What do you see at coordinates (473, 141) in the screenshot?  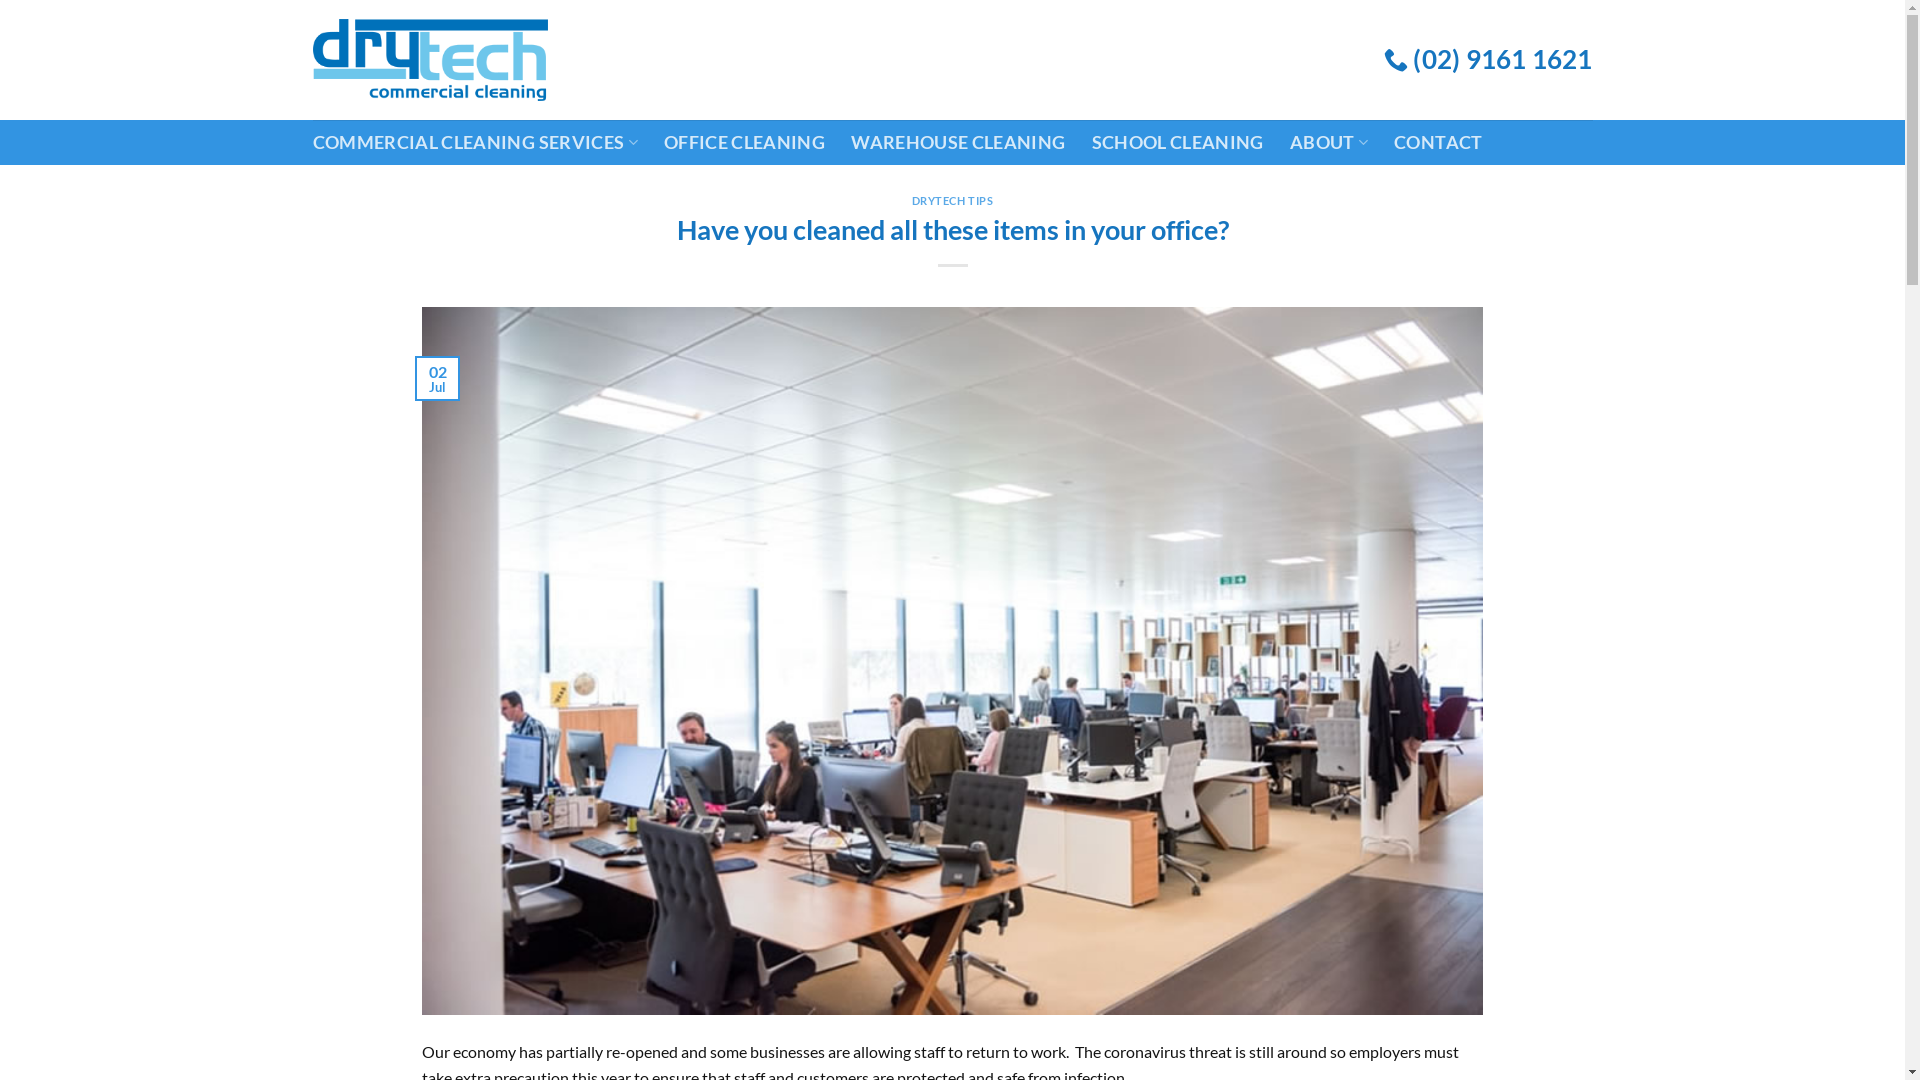 I see `'COMMERCIAL CLEANING SERVICES'` at bounding box center [473, 141].